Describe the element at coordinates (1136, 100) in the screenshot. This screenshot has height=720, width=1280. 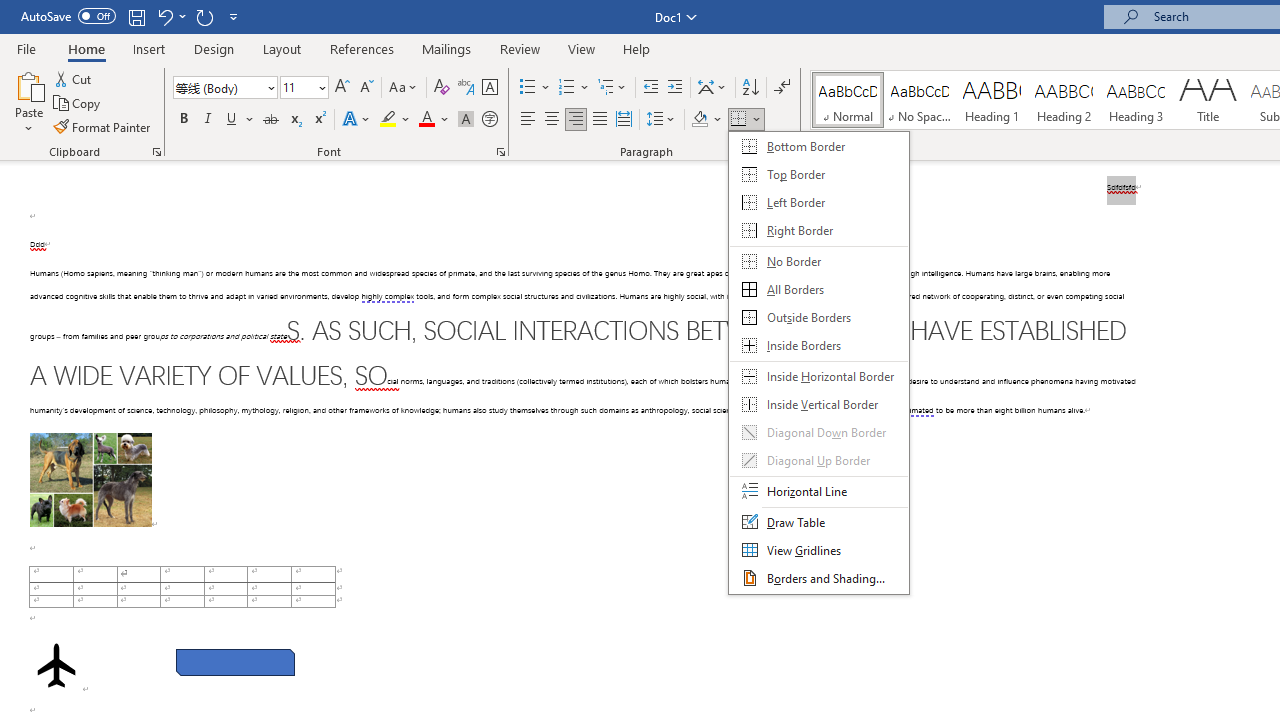
I see `'Heading 3'` at that location.